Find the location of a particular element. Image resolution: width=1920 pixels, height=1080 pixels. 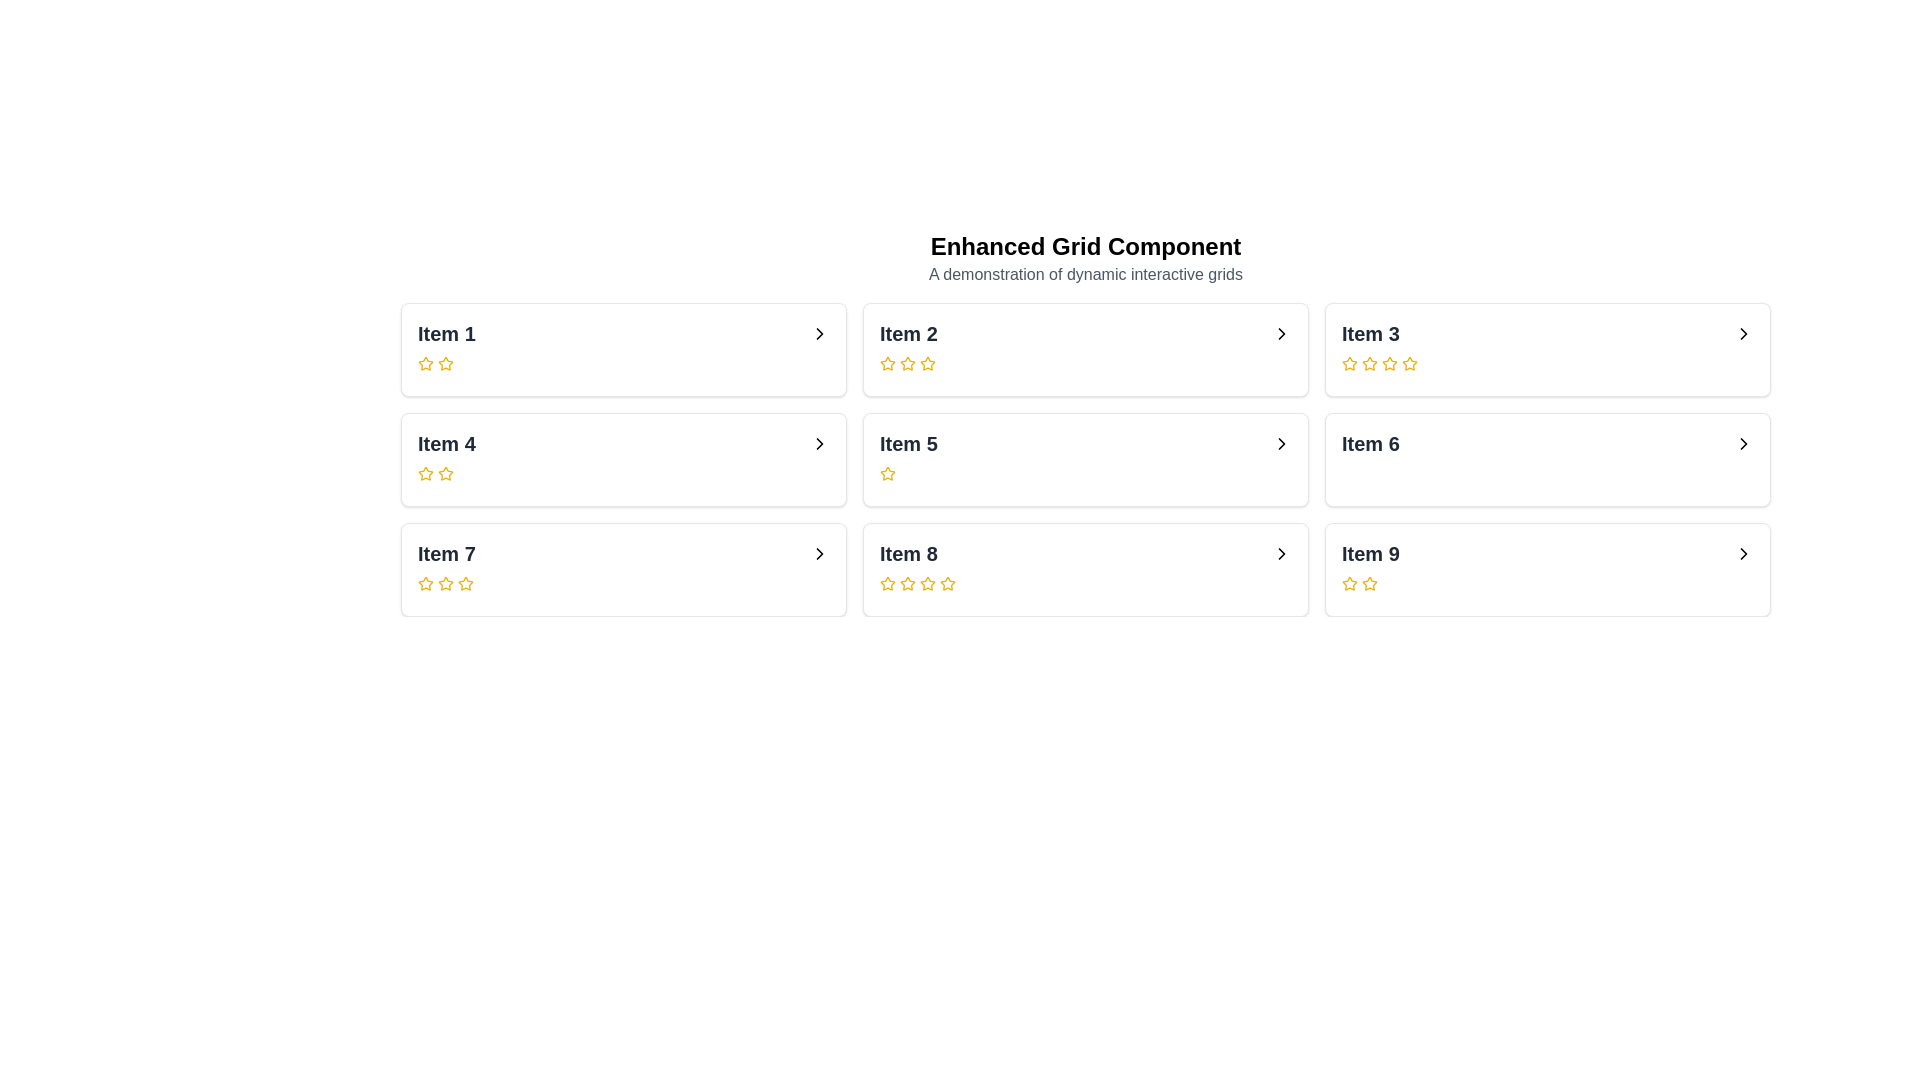

the first card in the grid layout located at the top-left corner is located at coordinates (623, 349).